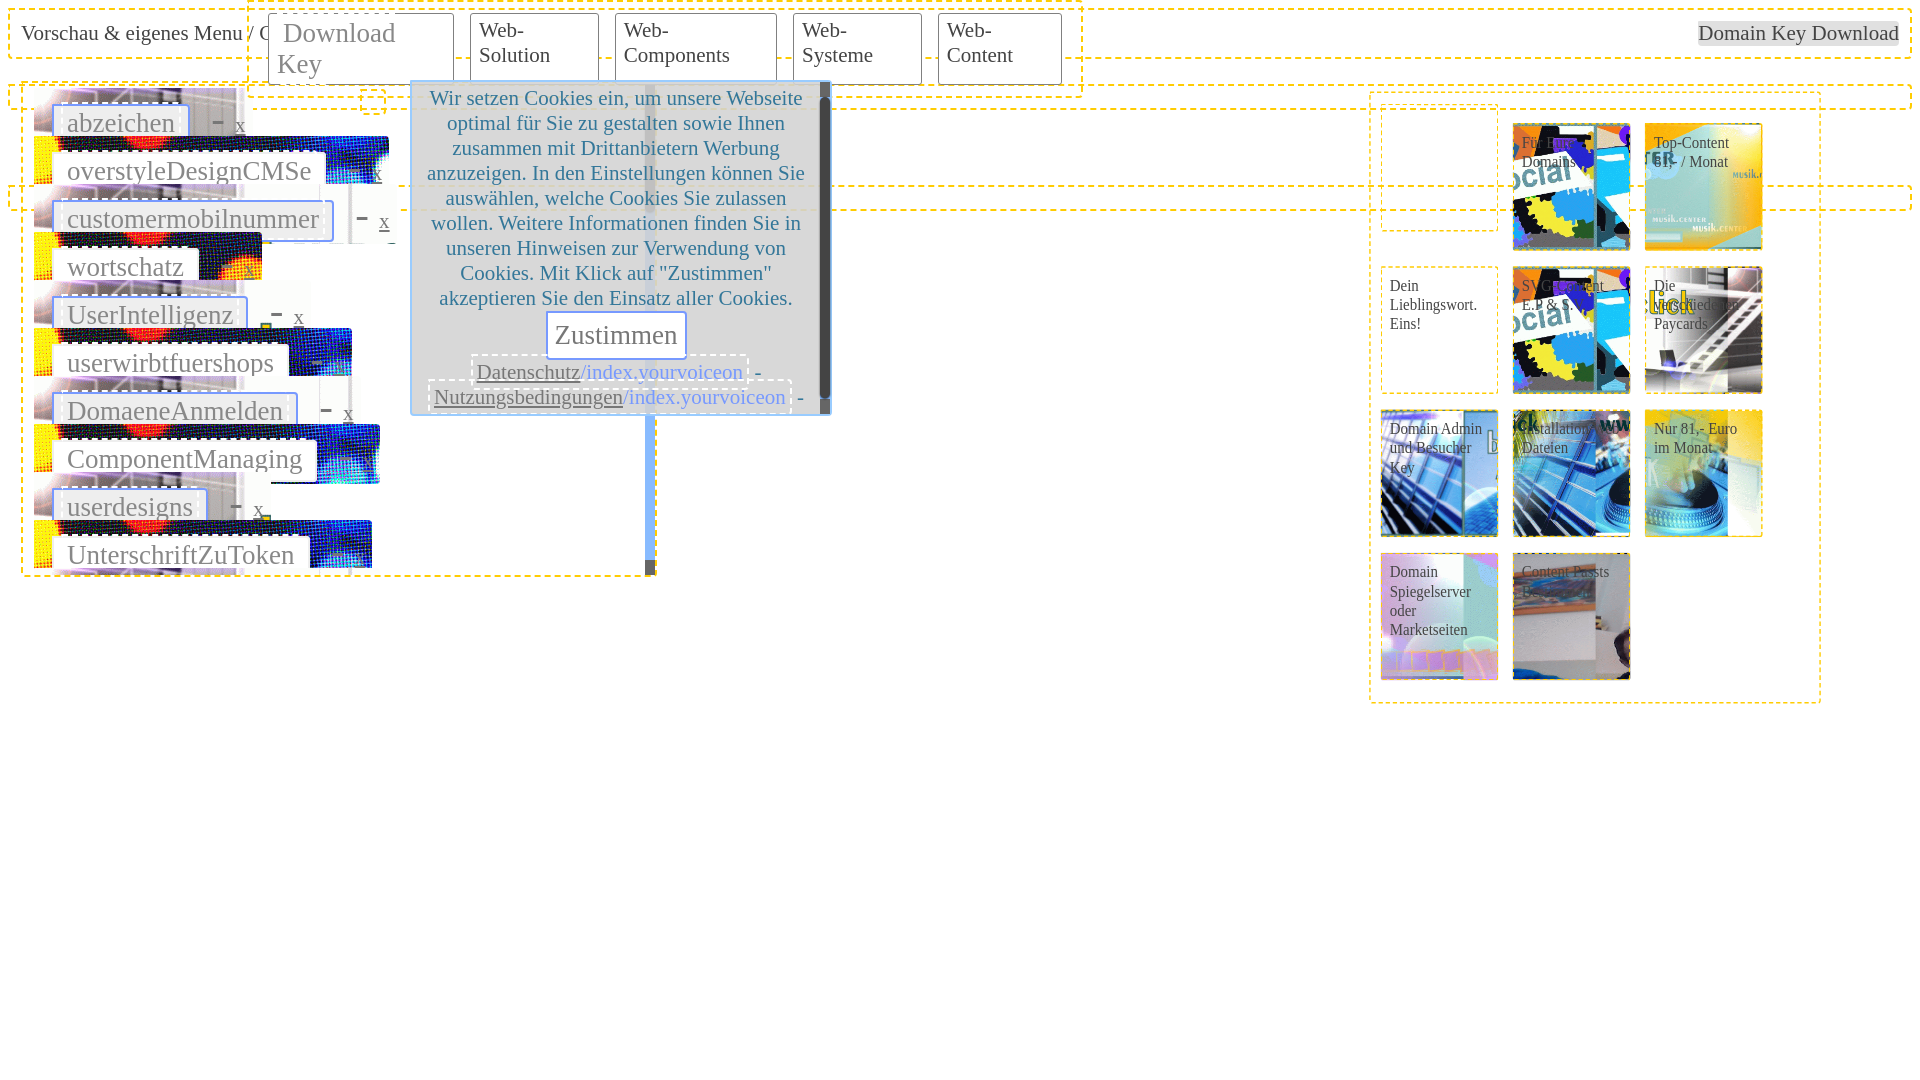 This screenshot has width=1920, height=1080. What do you see at coordinates (377, 172) in the screenshot?
I see `'x'` at bounding box center [377, 172].